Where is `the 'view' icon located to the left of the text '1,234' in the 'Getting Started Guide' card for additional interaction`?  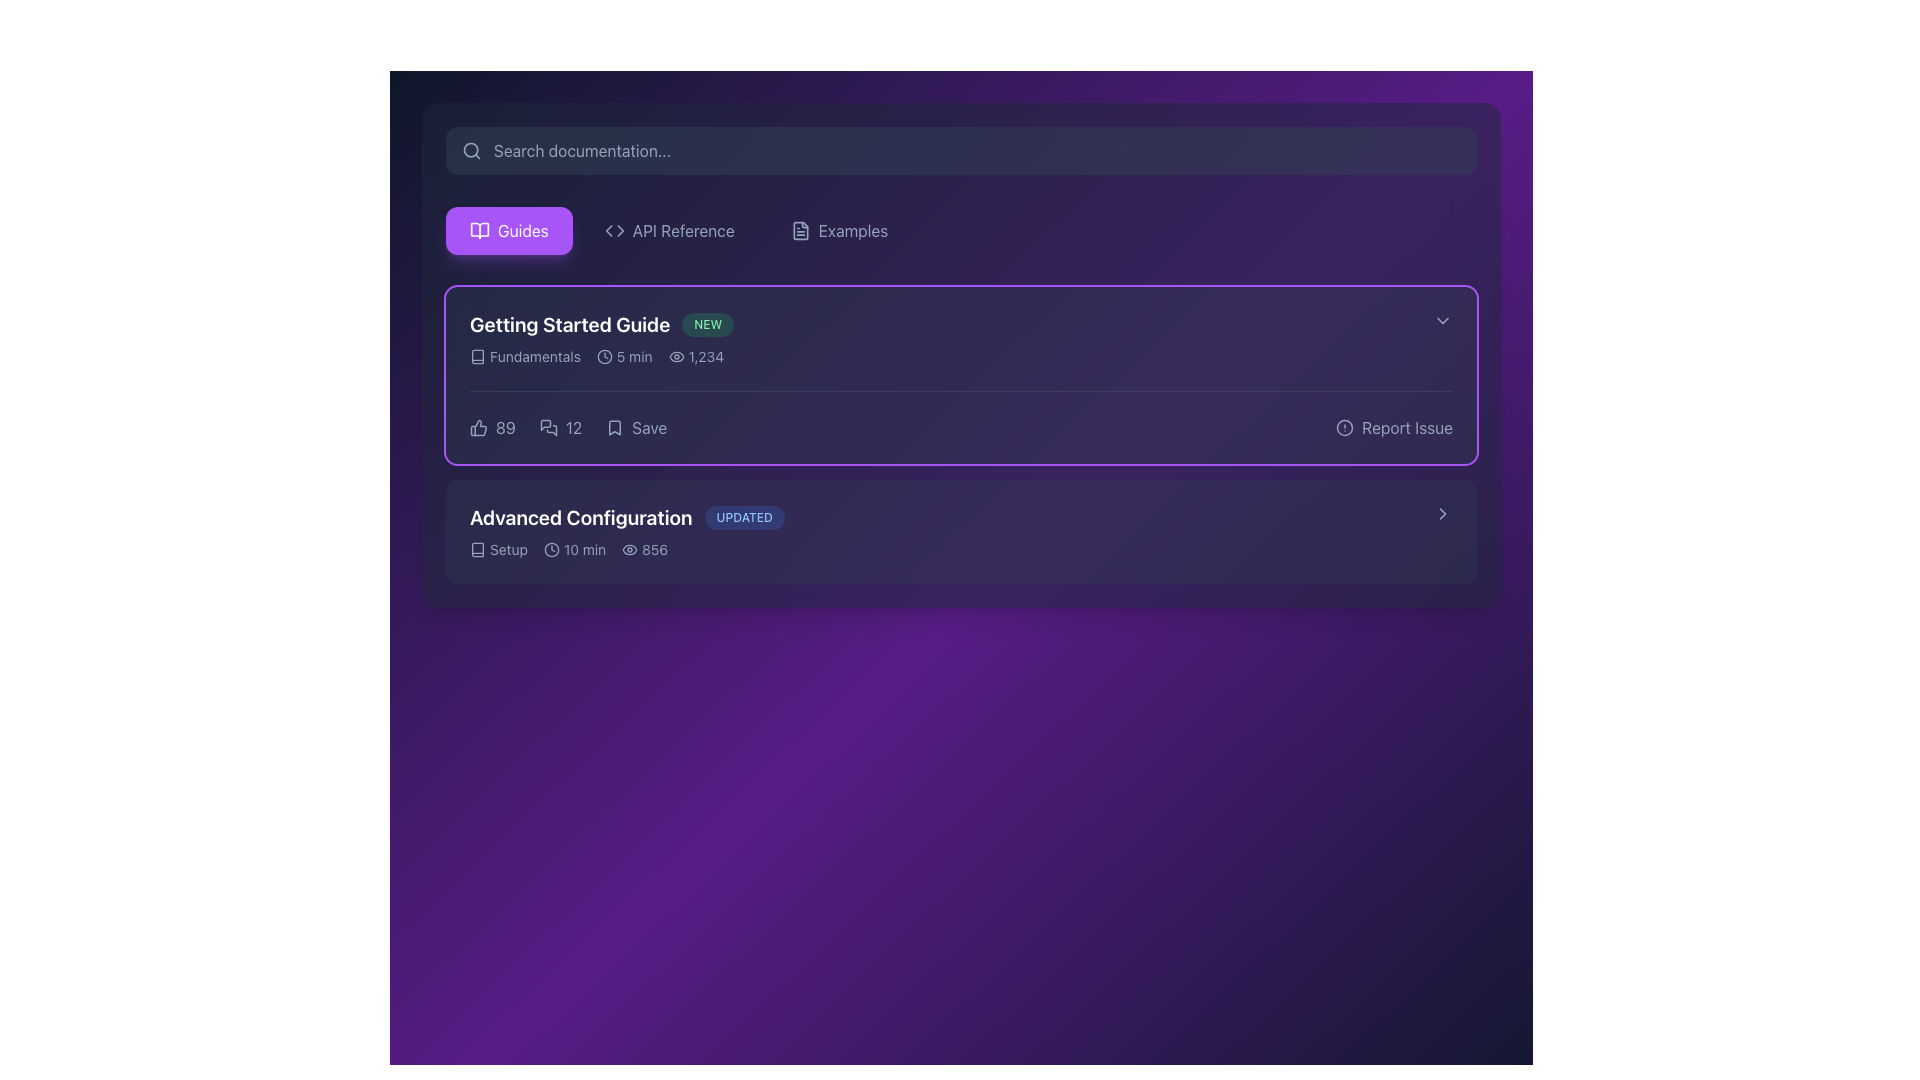 the 'view' icon located to the left of the text '1,234' in the 'Getting Started Guide' card for additional interaction is located at coordinates (676, 356).